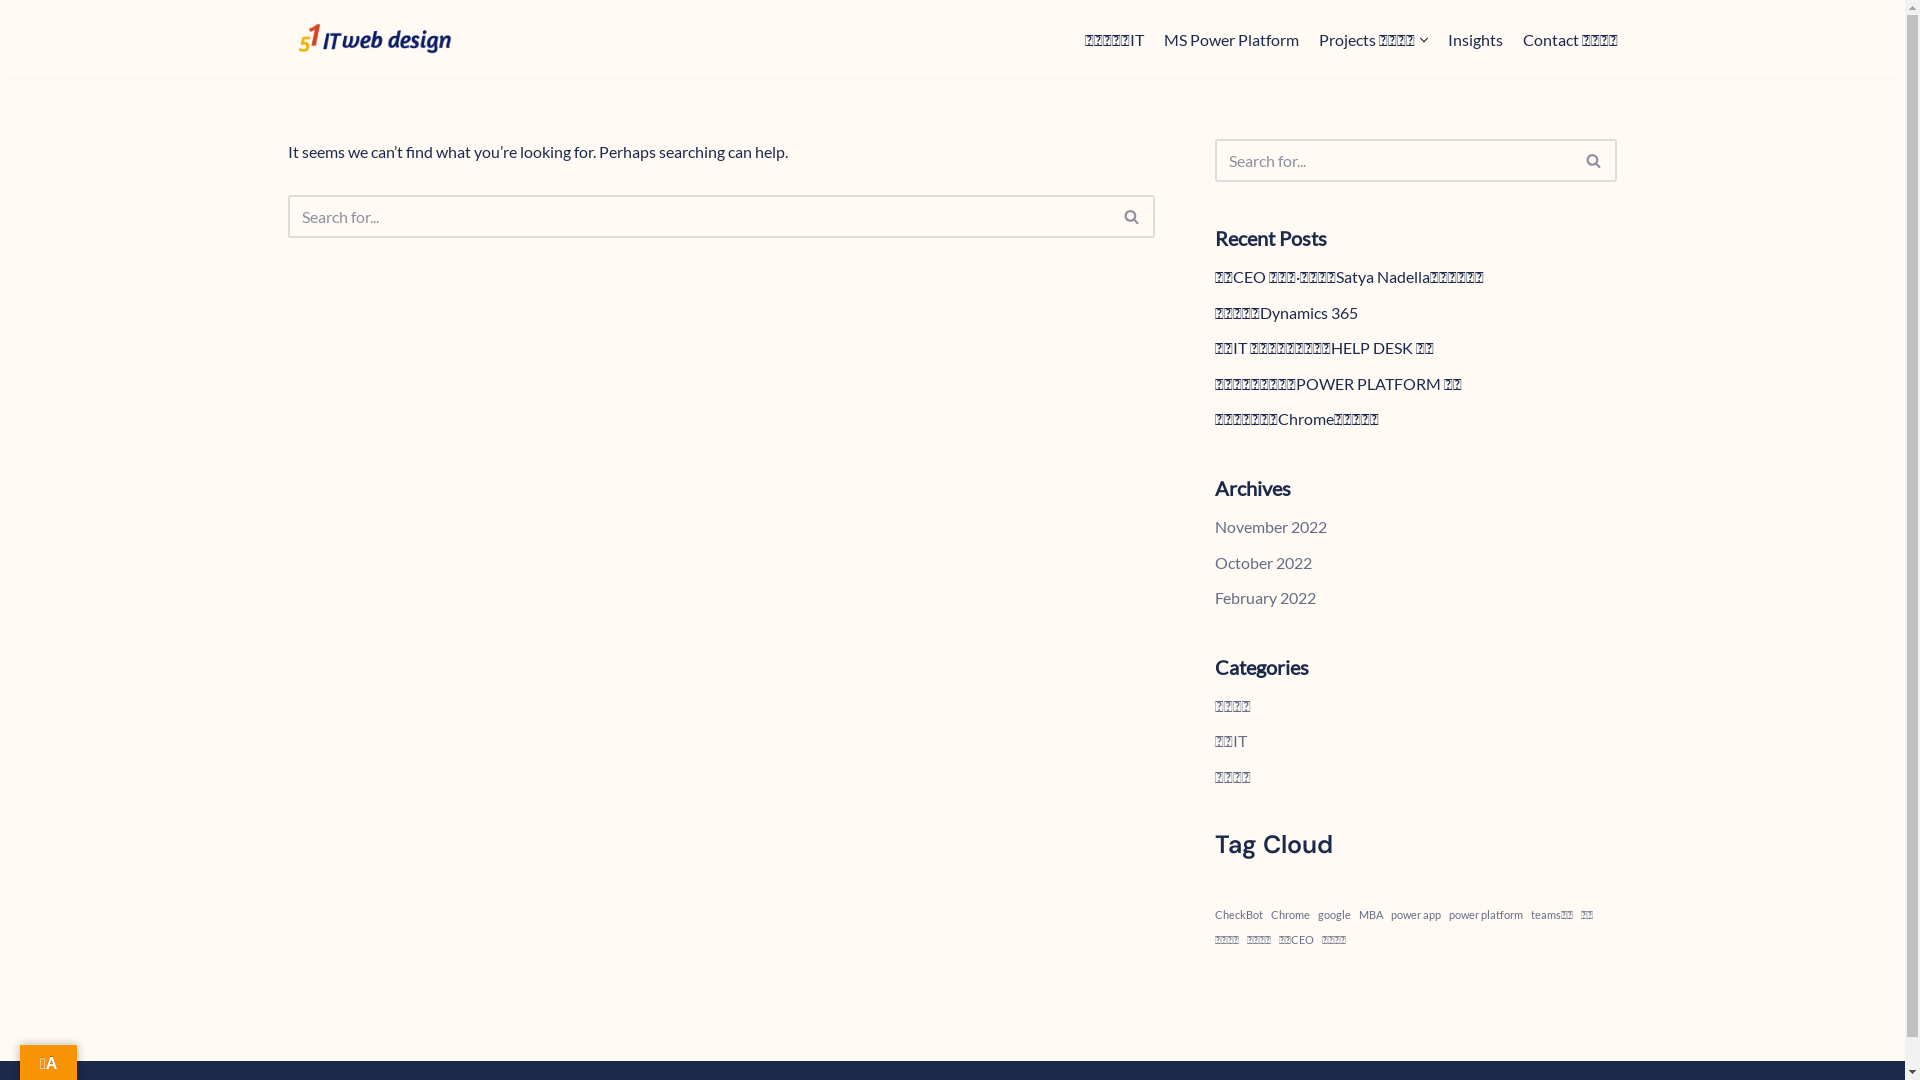 Image resolution: width=1920 pixels, height=1080 pixels. What do you see at coordinates (1475, 39) in the screenshot?
I see `'Insights'` at bounding box center [1475, 39].